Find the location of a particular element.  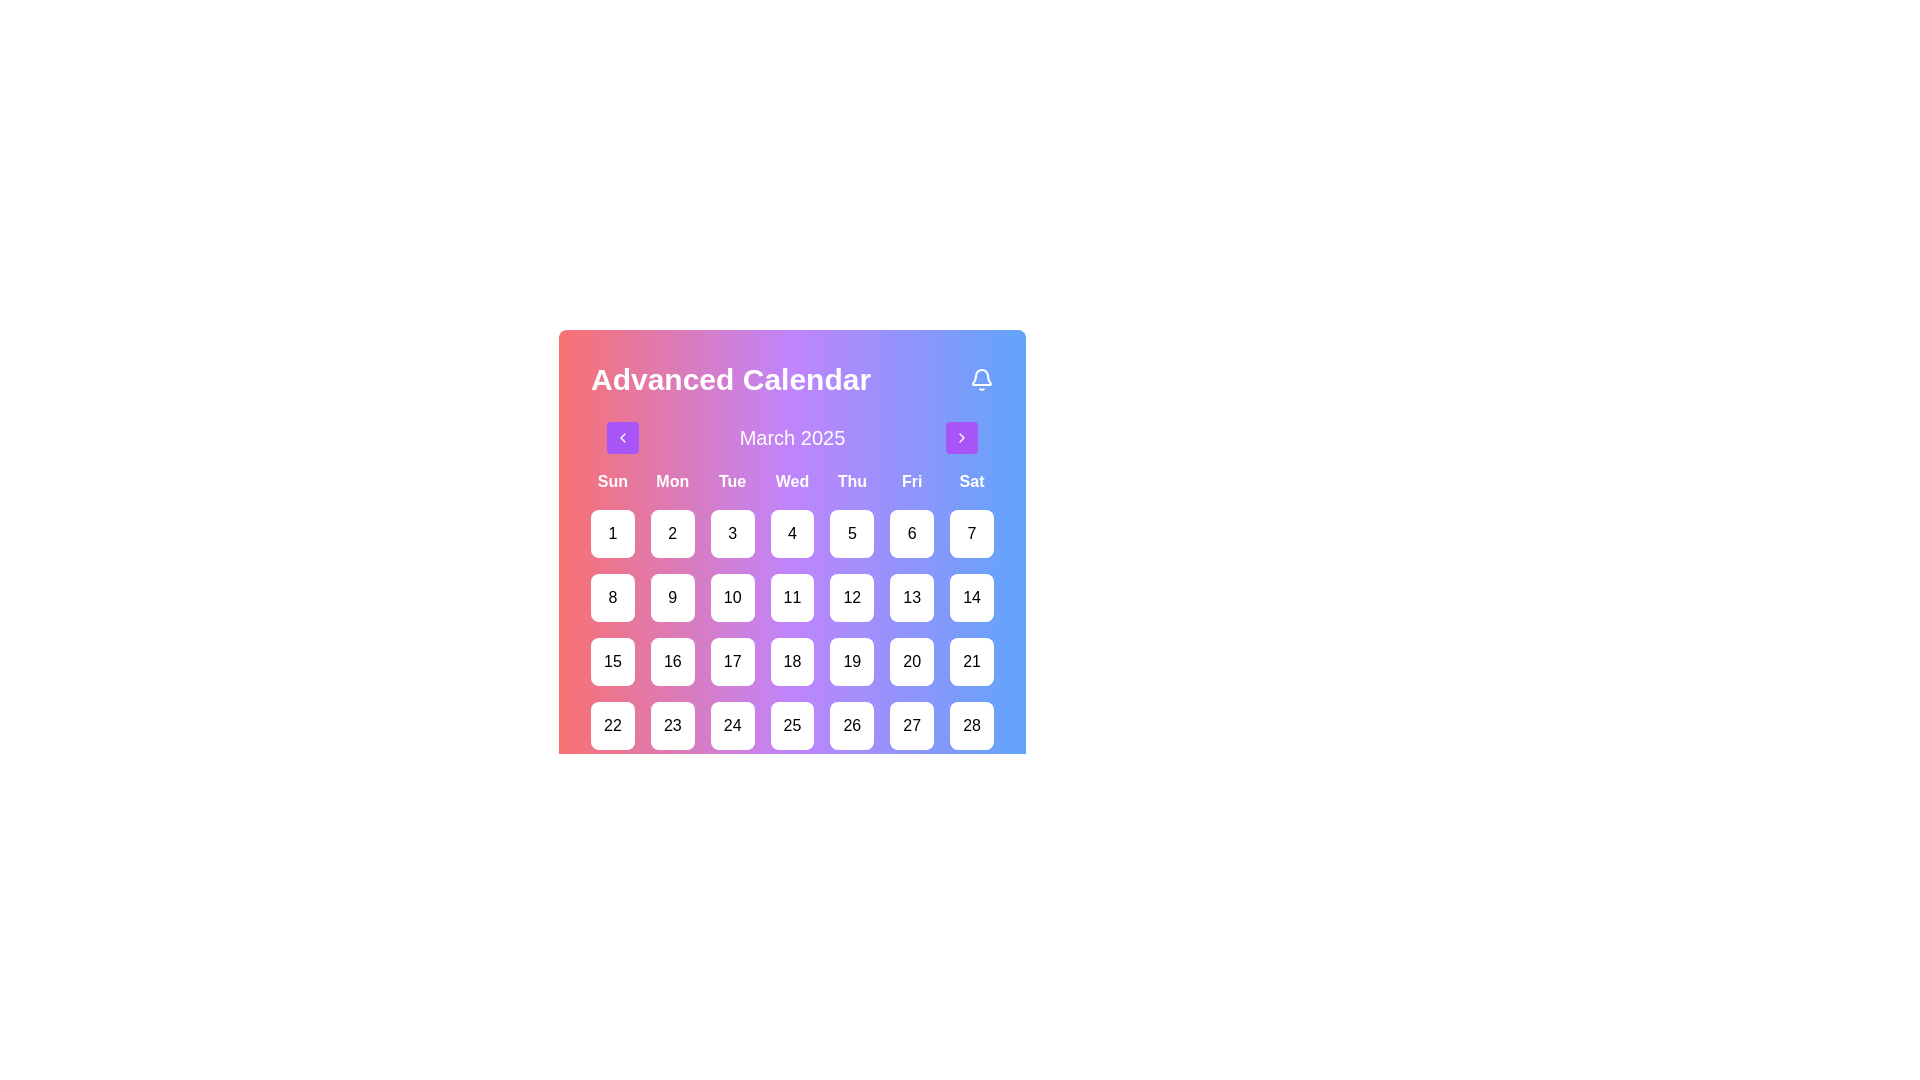

the small rectangular purple button with rounded corners and a right-facing chevron icon, located at the top right corner of the calendar interface near 'March 2025' is located at coordinates (961, 437).